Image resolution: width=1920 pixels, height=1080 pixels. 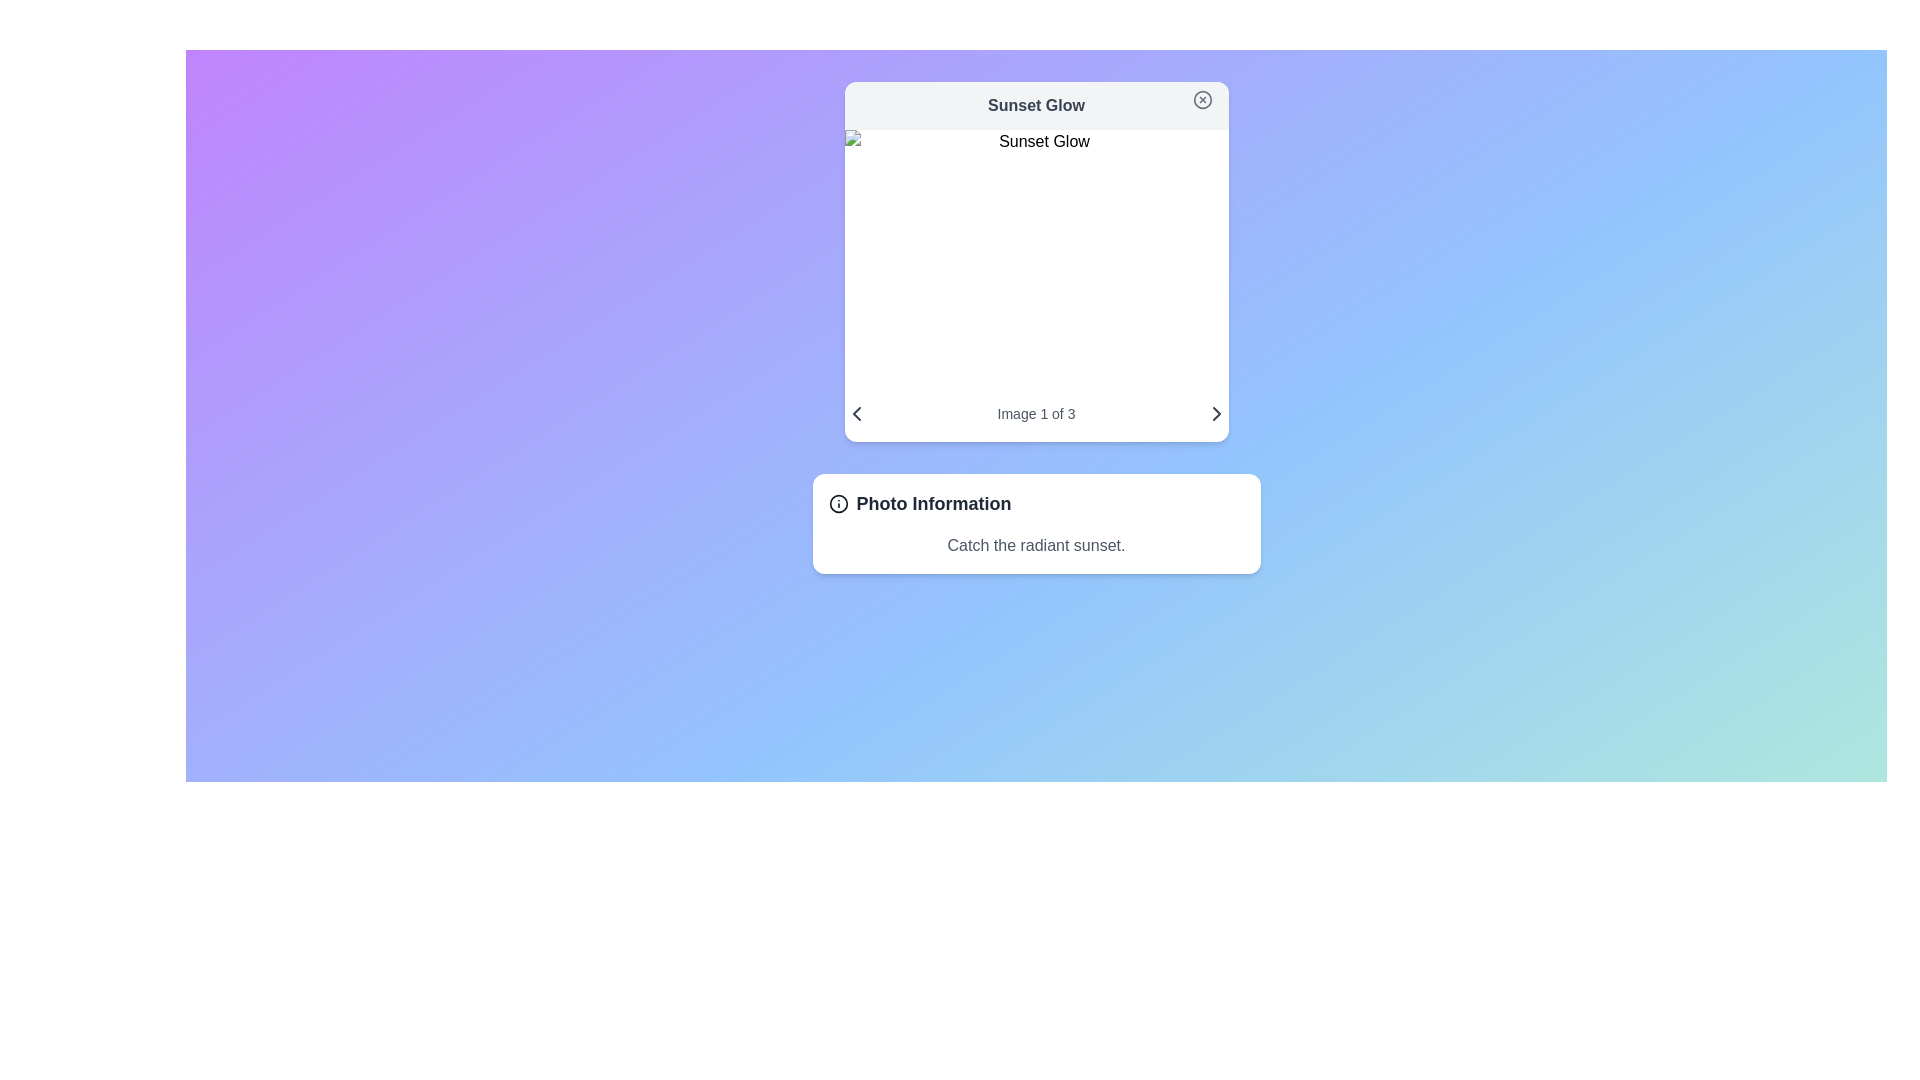 I want to click on the small left-facing chevron icon button located on the left side of the panel displaying 'Image 1 of 3', so click(x=856, y=412).